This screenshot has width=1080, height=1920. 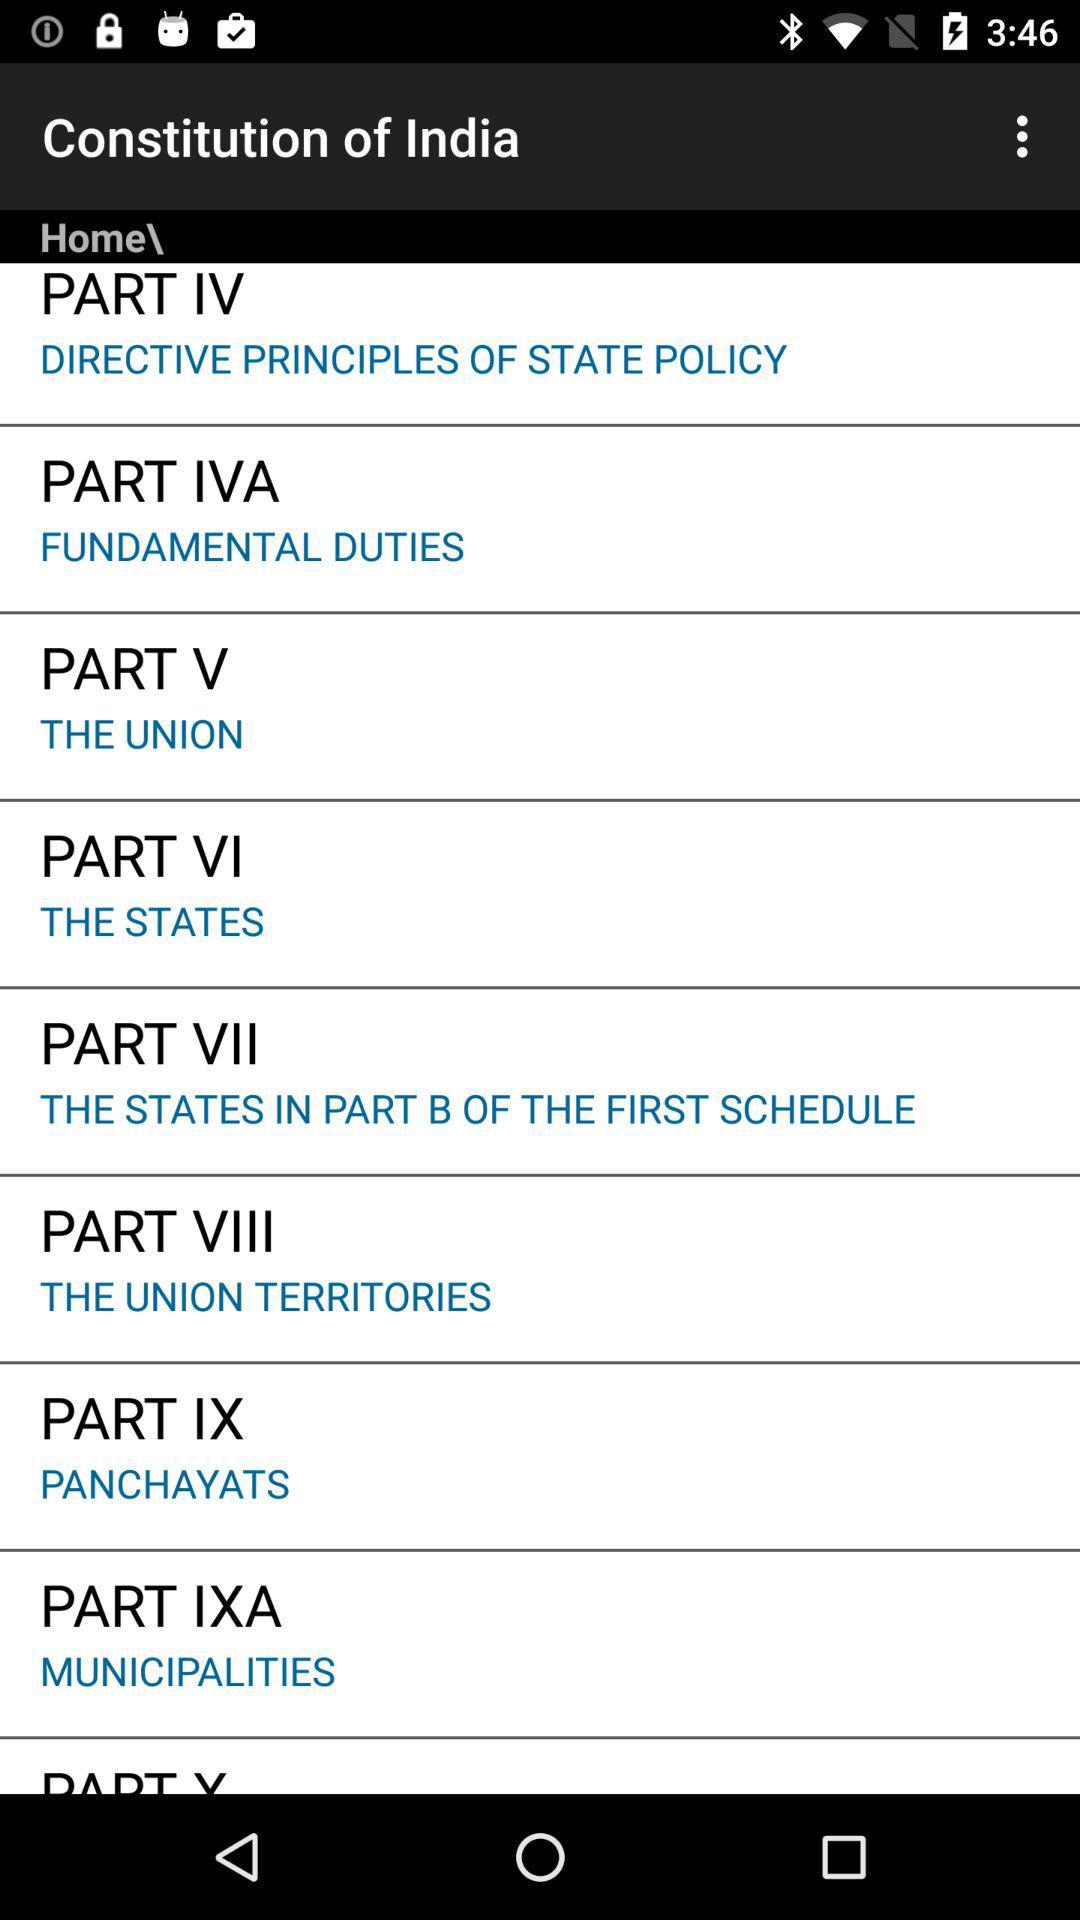 What do you see at coordinates (540, 847) in the screenshot?
I see `part vi` at bounding box center [540, 847].